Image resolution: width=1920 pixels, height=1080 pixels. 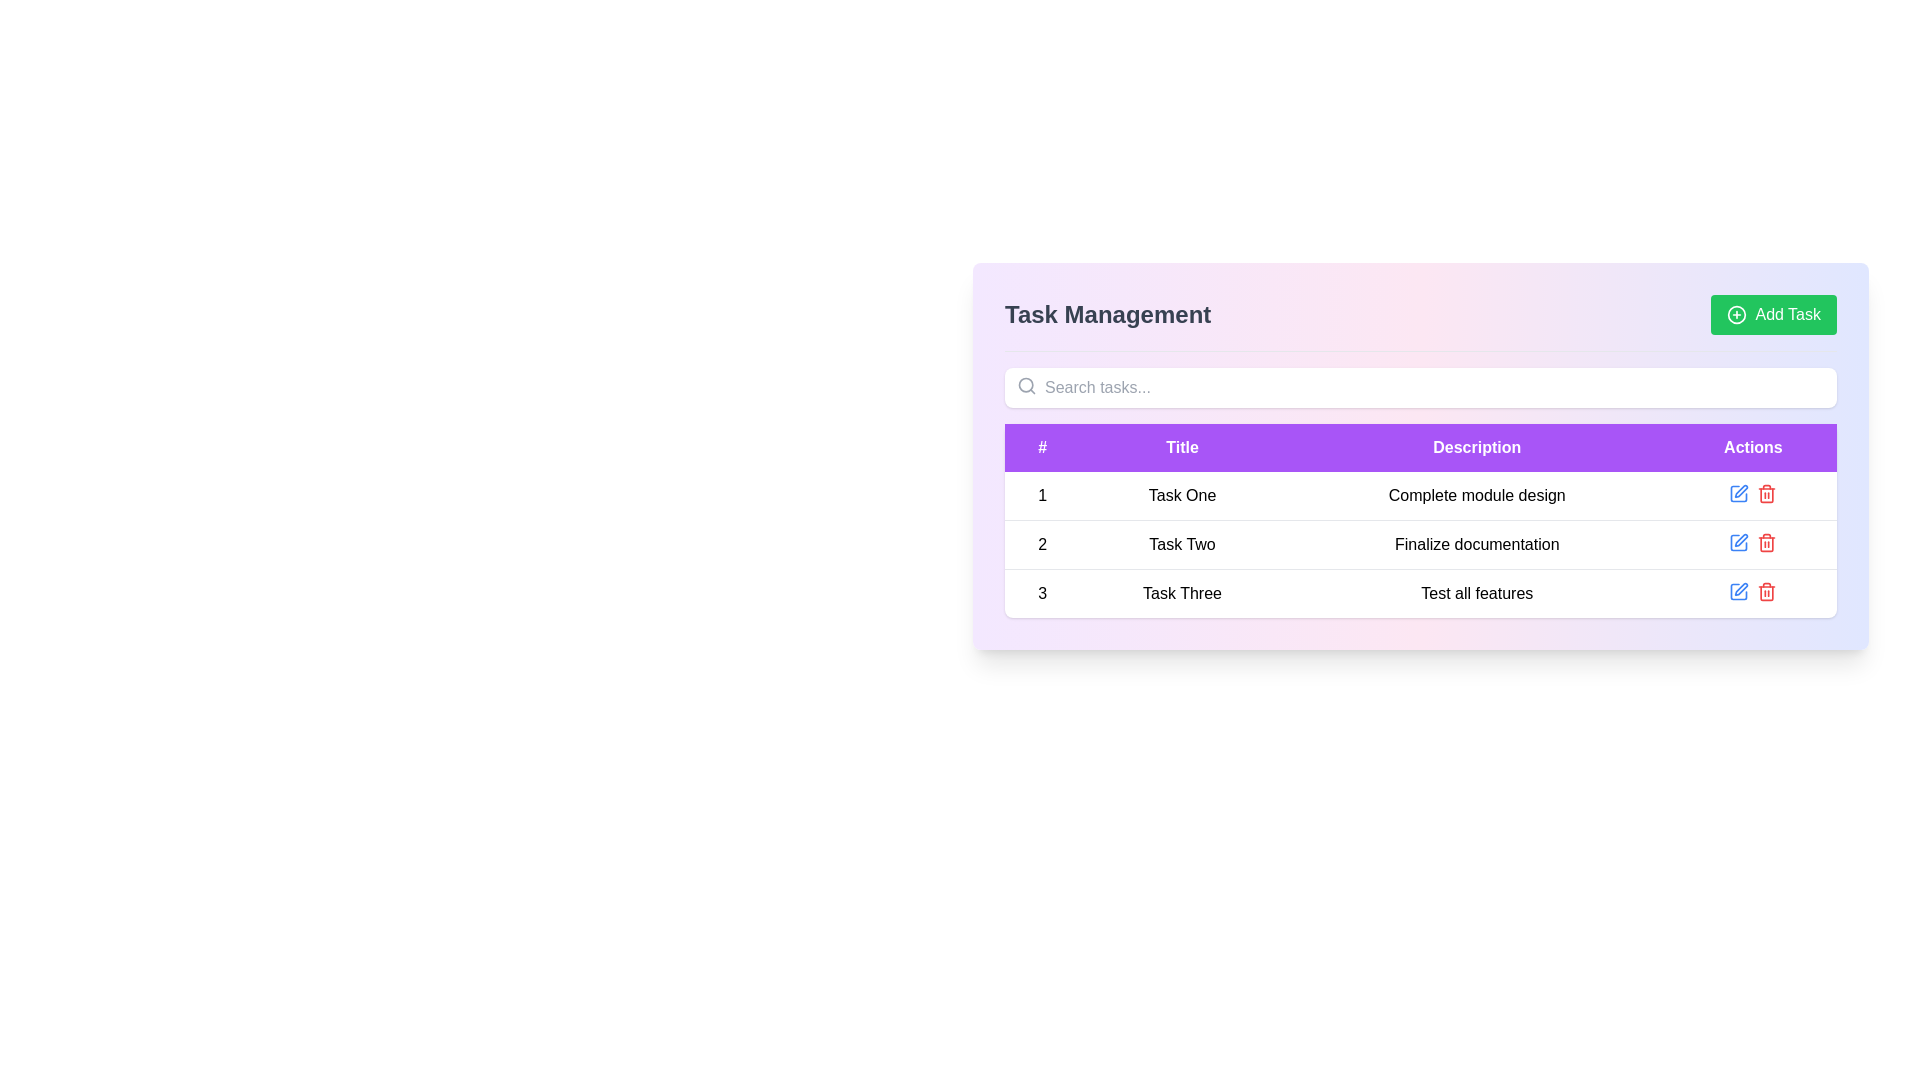 I want to click on the red trash icon Delete button, which is the second interactive icon in the actions column of the third row of the table, to observe its style change, so click(x=1767, y=590).